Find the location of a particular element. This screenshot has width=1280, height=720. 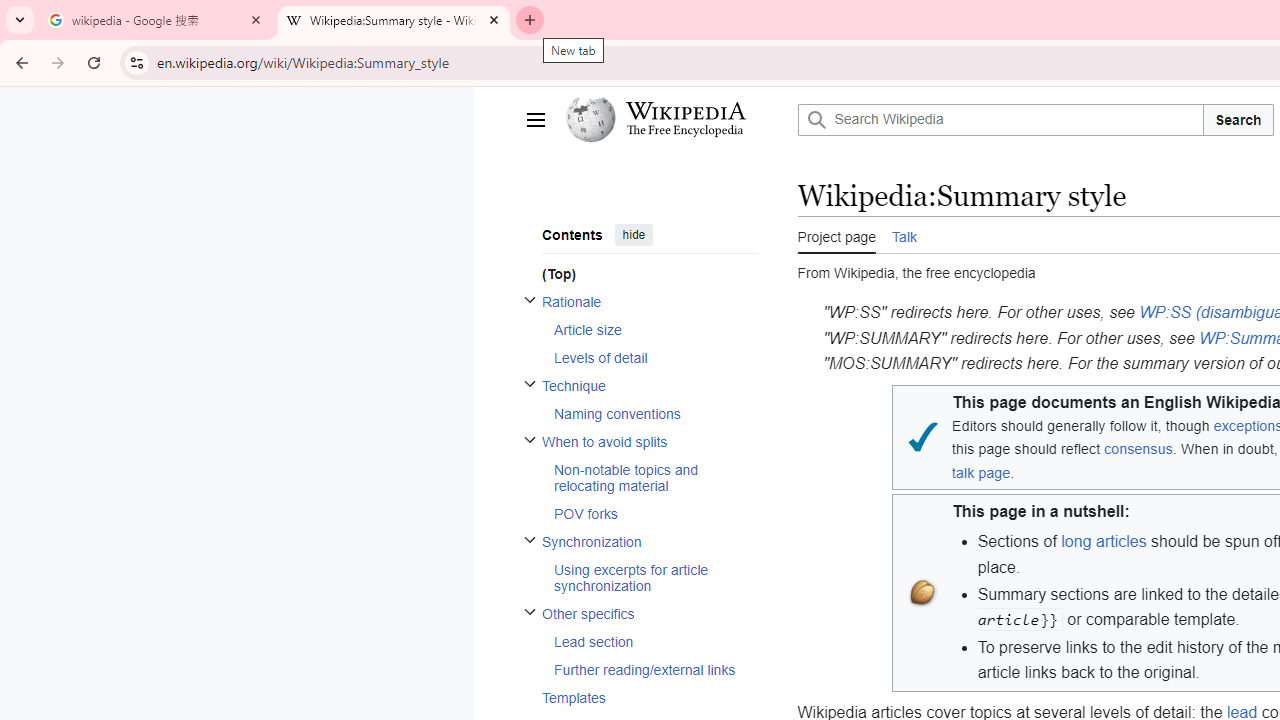

'Toggle Rationale subsection' is located at coordinates (529, 299).